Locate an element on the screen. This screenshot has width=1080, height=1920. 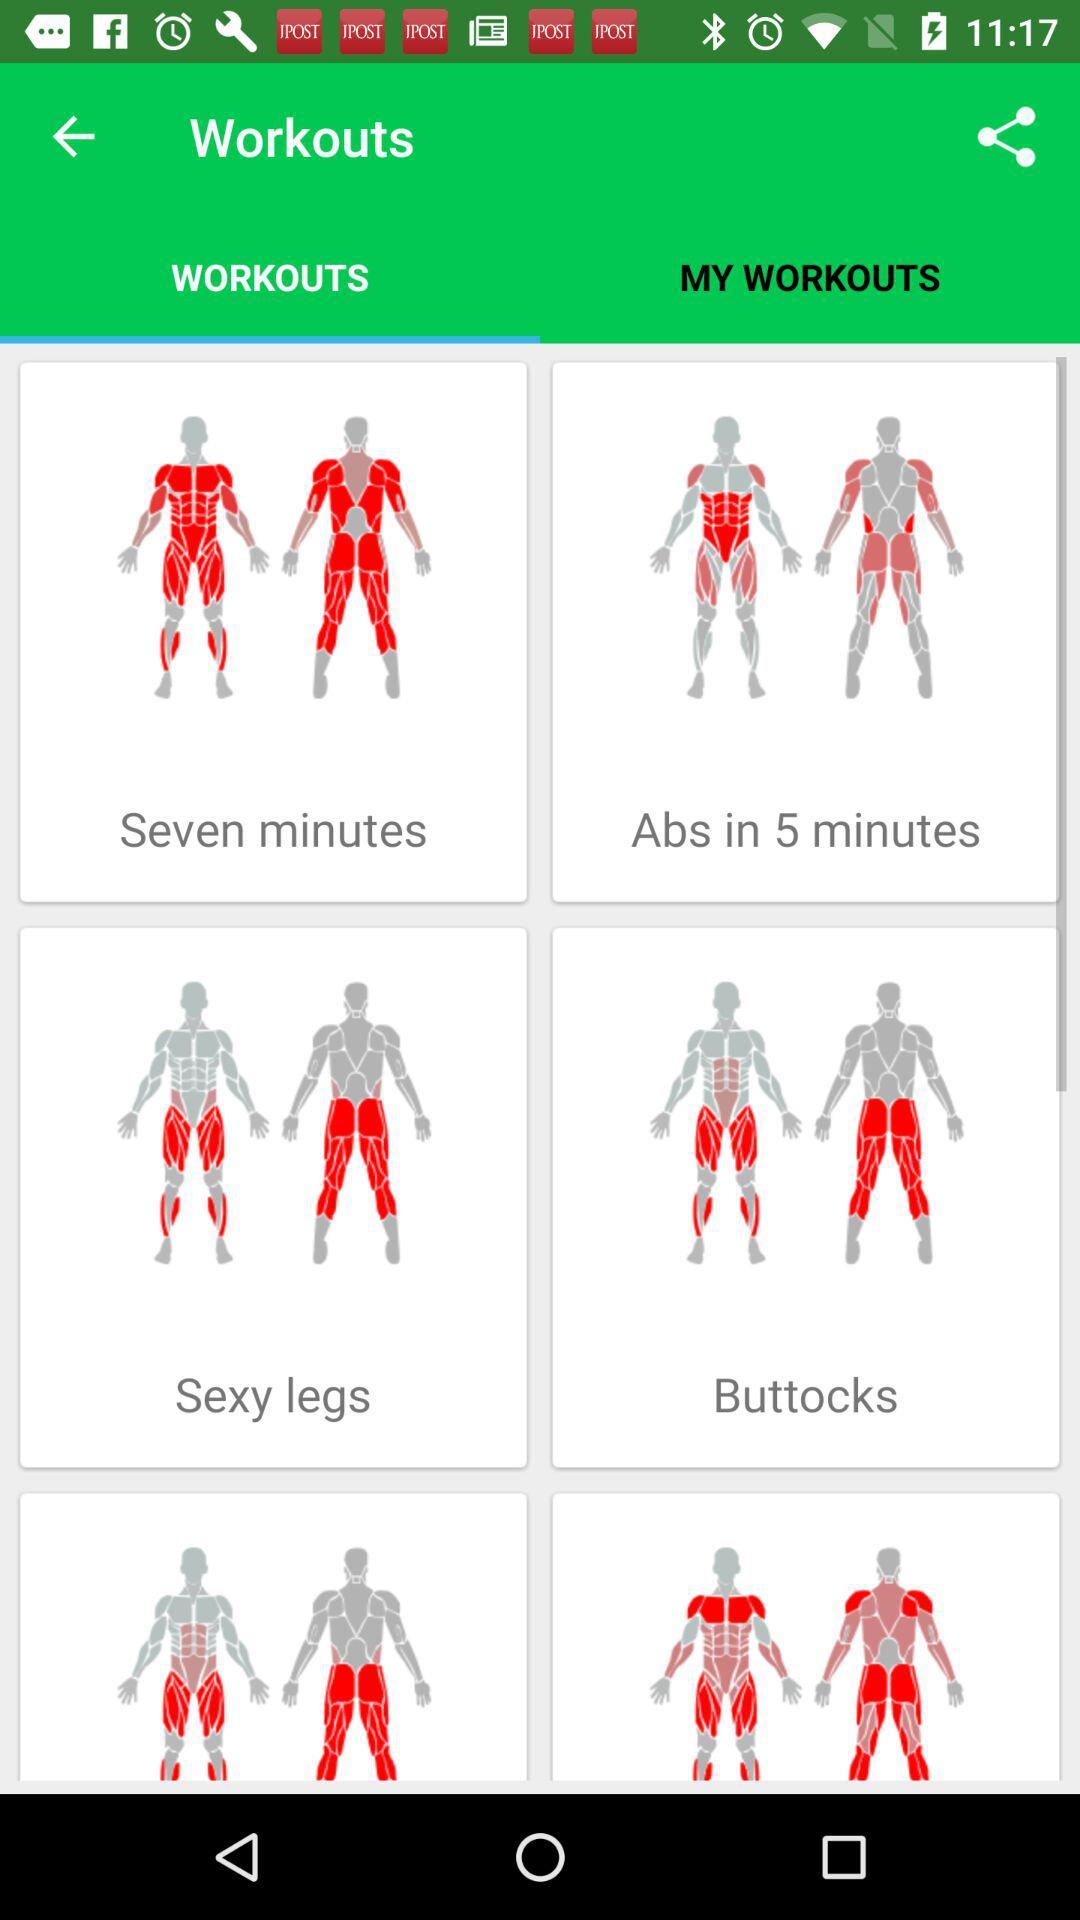
icon above workouts app is located at coordinates (72, 135).